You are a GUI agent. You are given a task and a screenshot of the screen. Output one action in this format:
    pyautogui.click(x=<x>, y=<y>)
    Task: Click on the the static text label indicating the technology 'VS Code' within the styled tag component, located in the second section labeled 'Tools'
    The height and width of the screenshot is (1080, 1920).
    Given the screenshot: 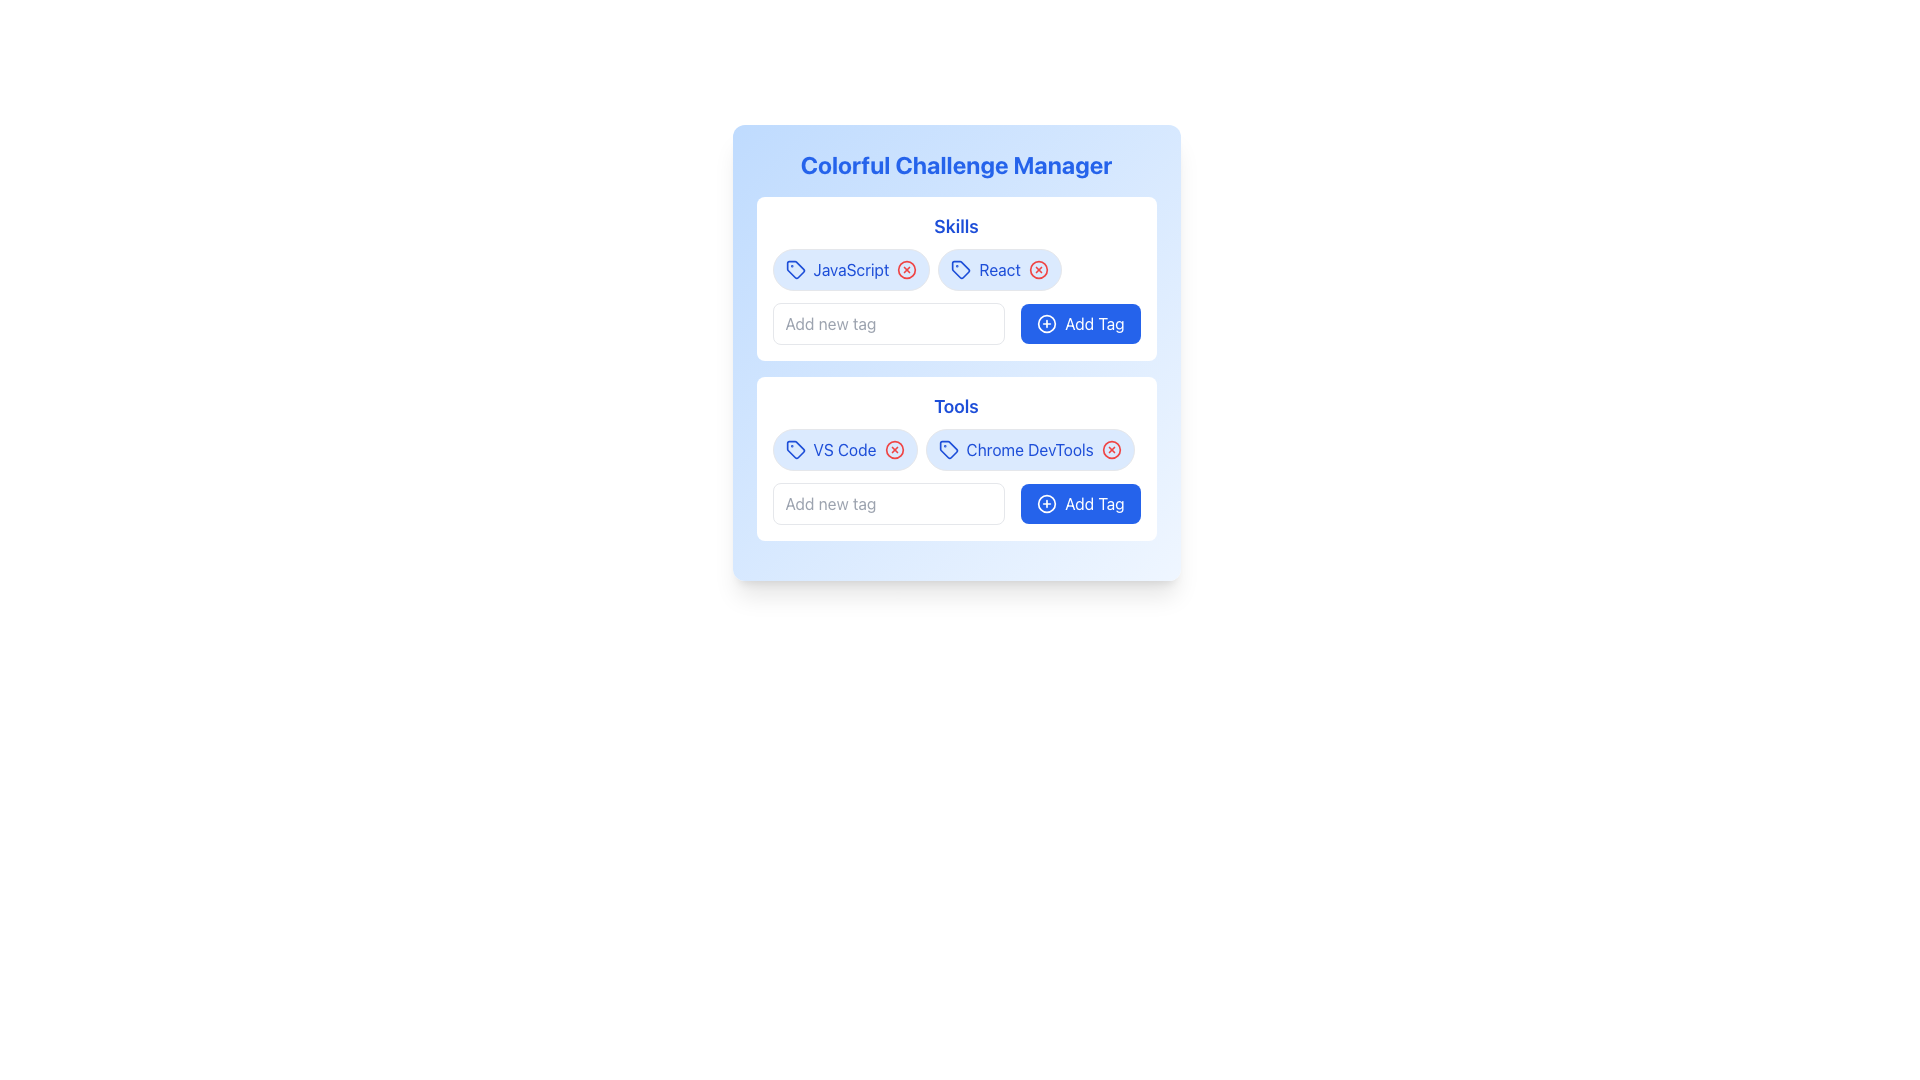 What is the action you would take?
    pyautogui.click(x=844, y=450)
    